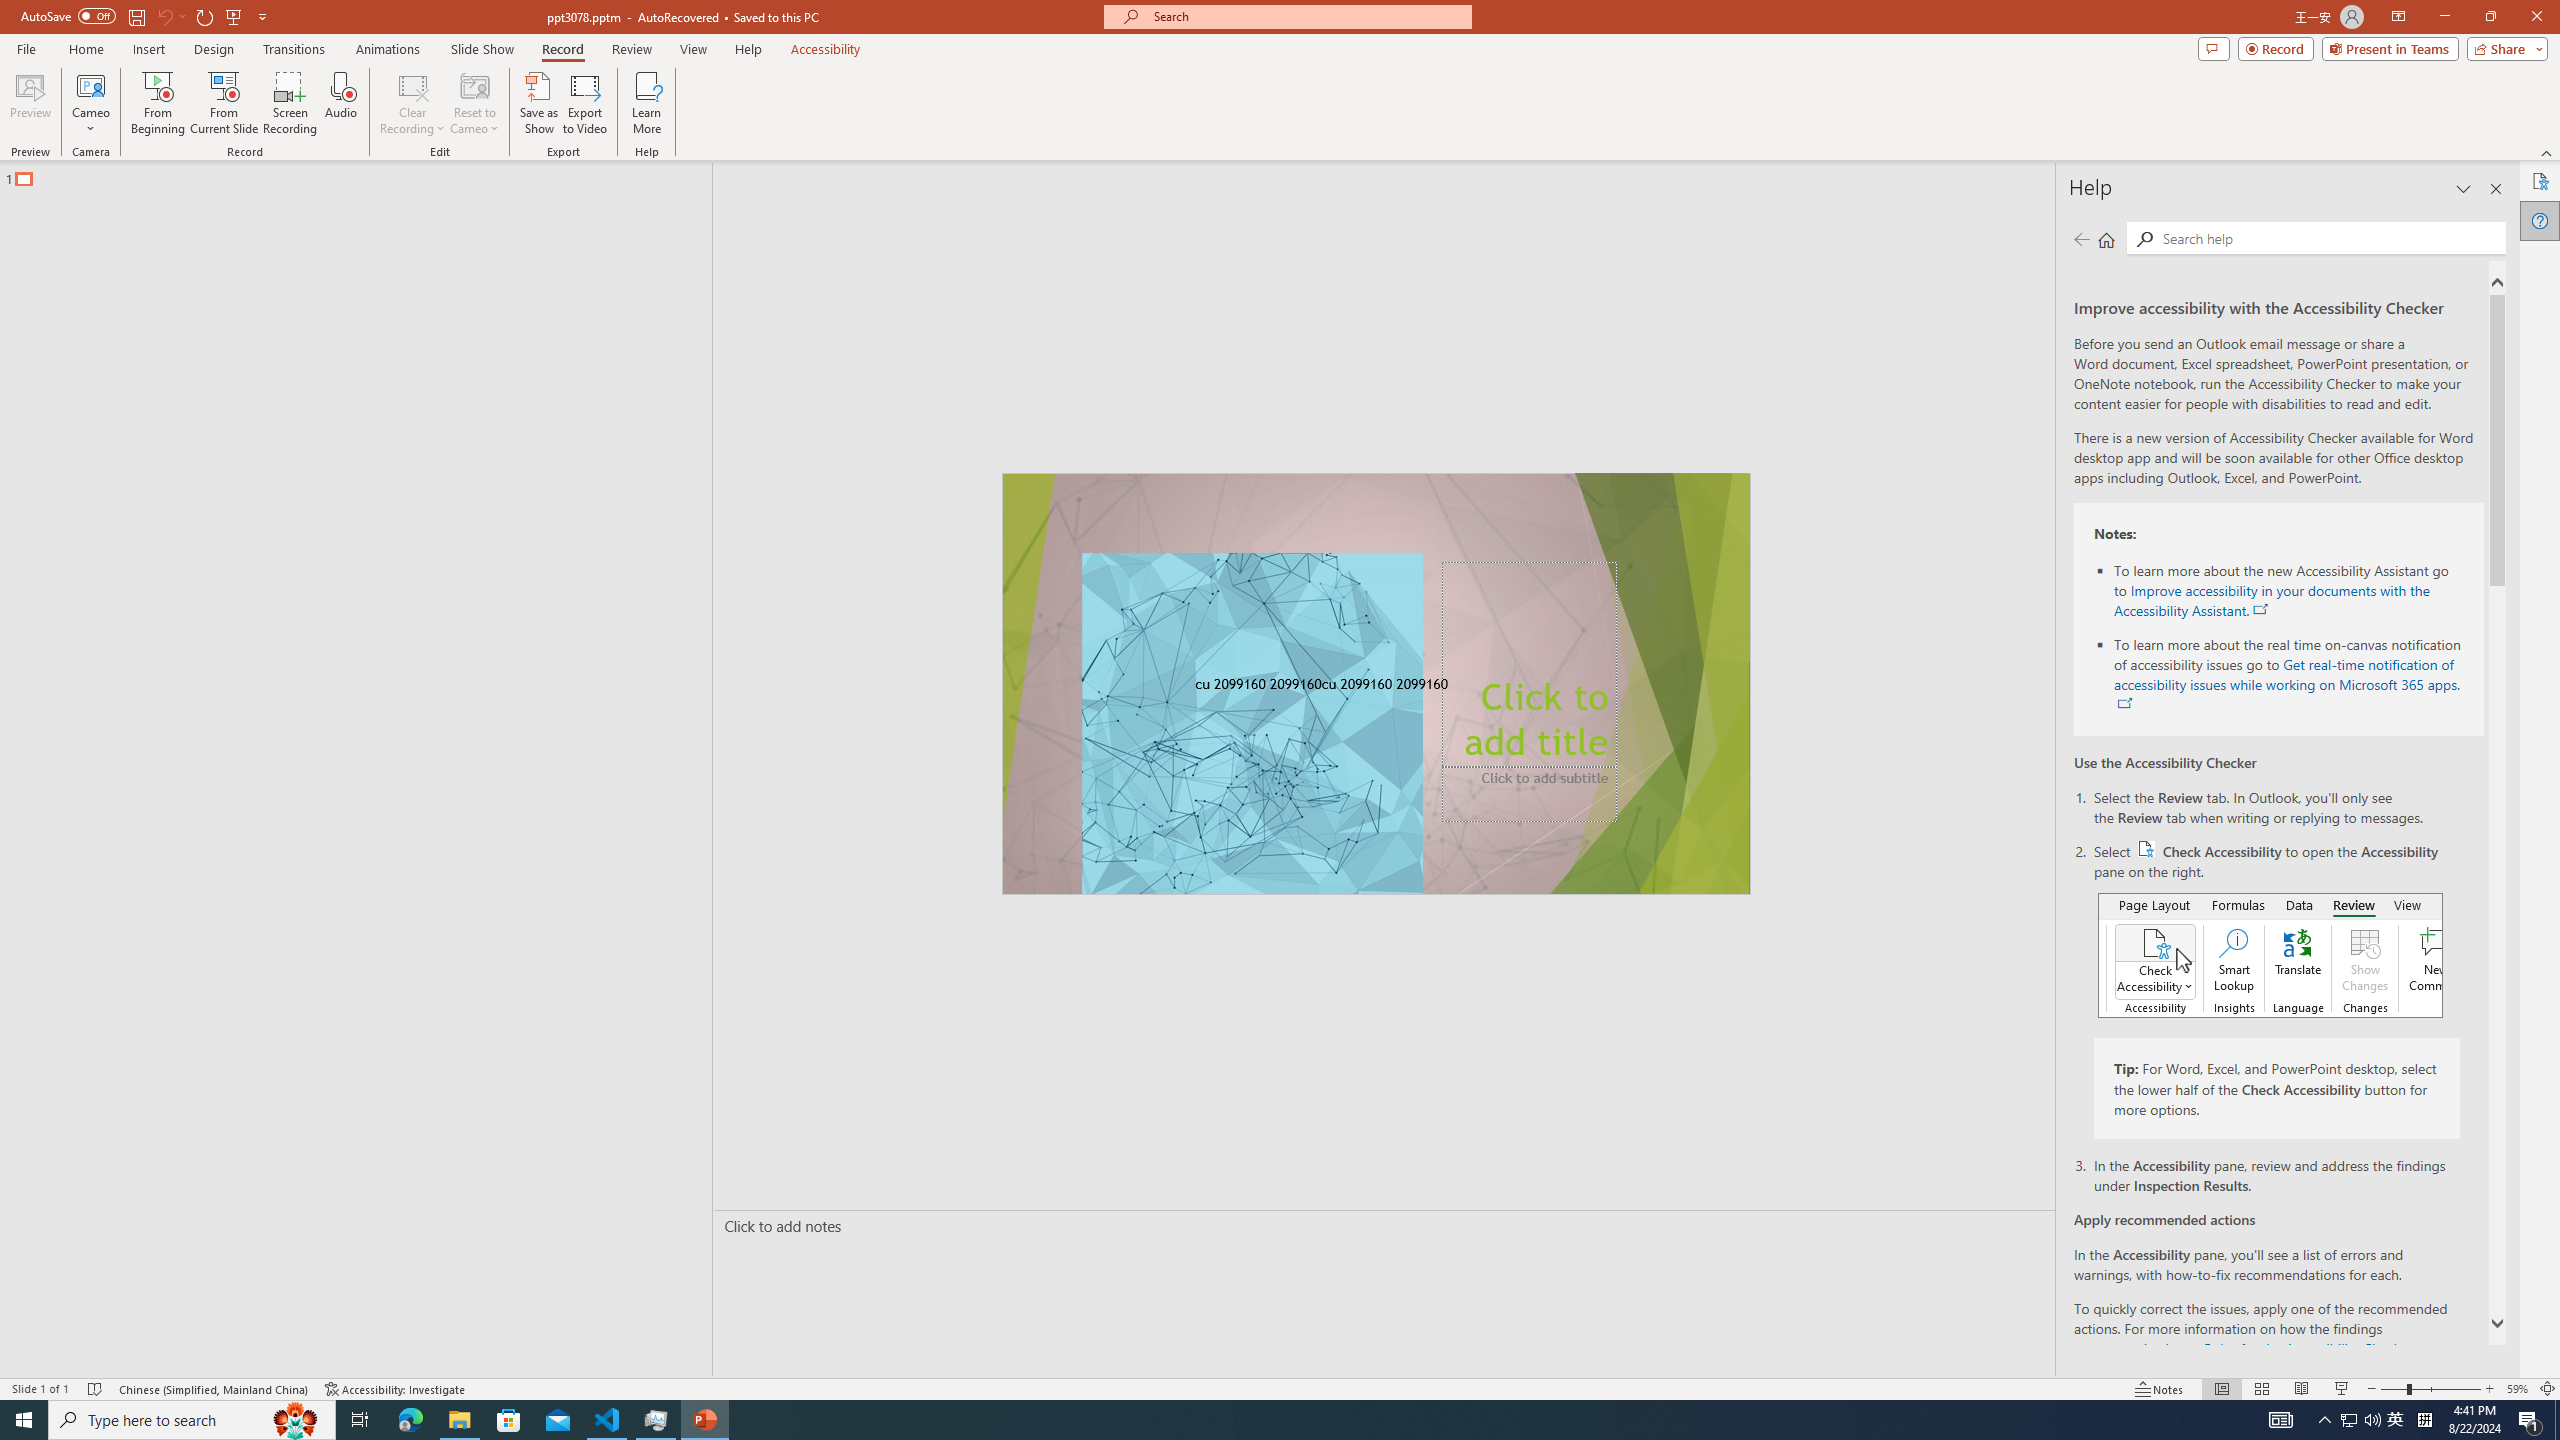 This screenshot has width=2560, height=1440. What do you see at coordinates (89, 84) in the screenshot?
I see `'Cameo'` at bounding box center [89, 84].